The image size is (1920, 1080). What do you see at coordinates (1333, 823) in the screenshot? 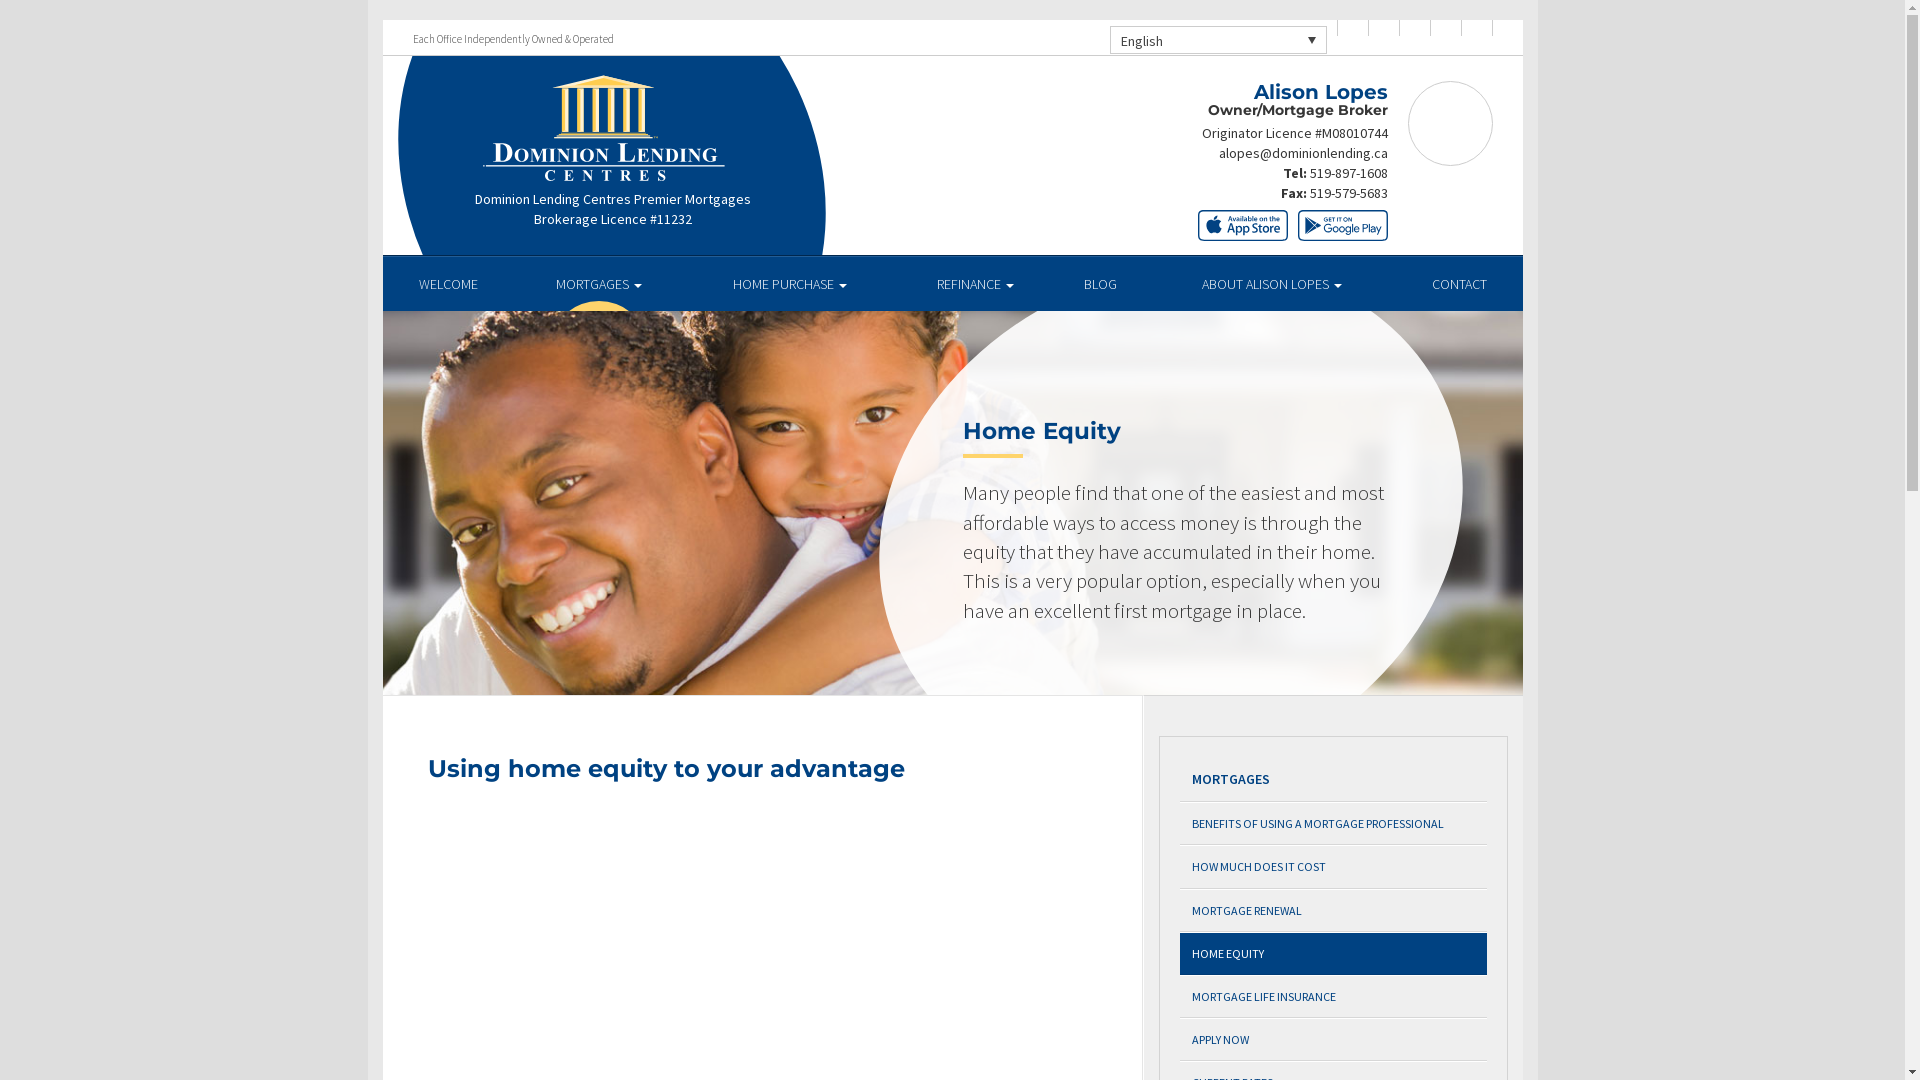
I see `'BENEFITS OF USING A MORTGAGE PROFESSIONAL'` at bounding box center [1333, 823].